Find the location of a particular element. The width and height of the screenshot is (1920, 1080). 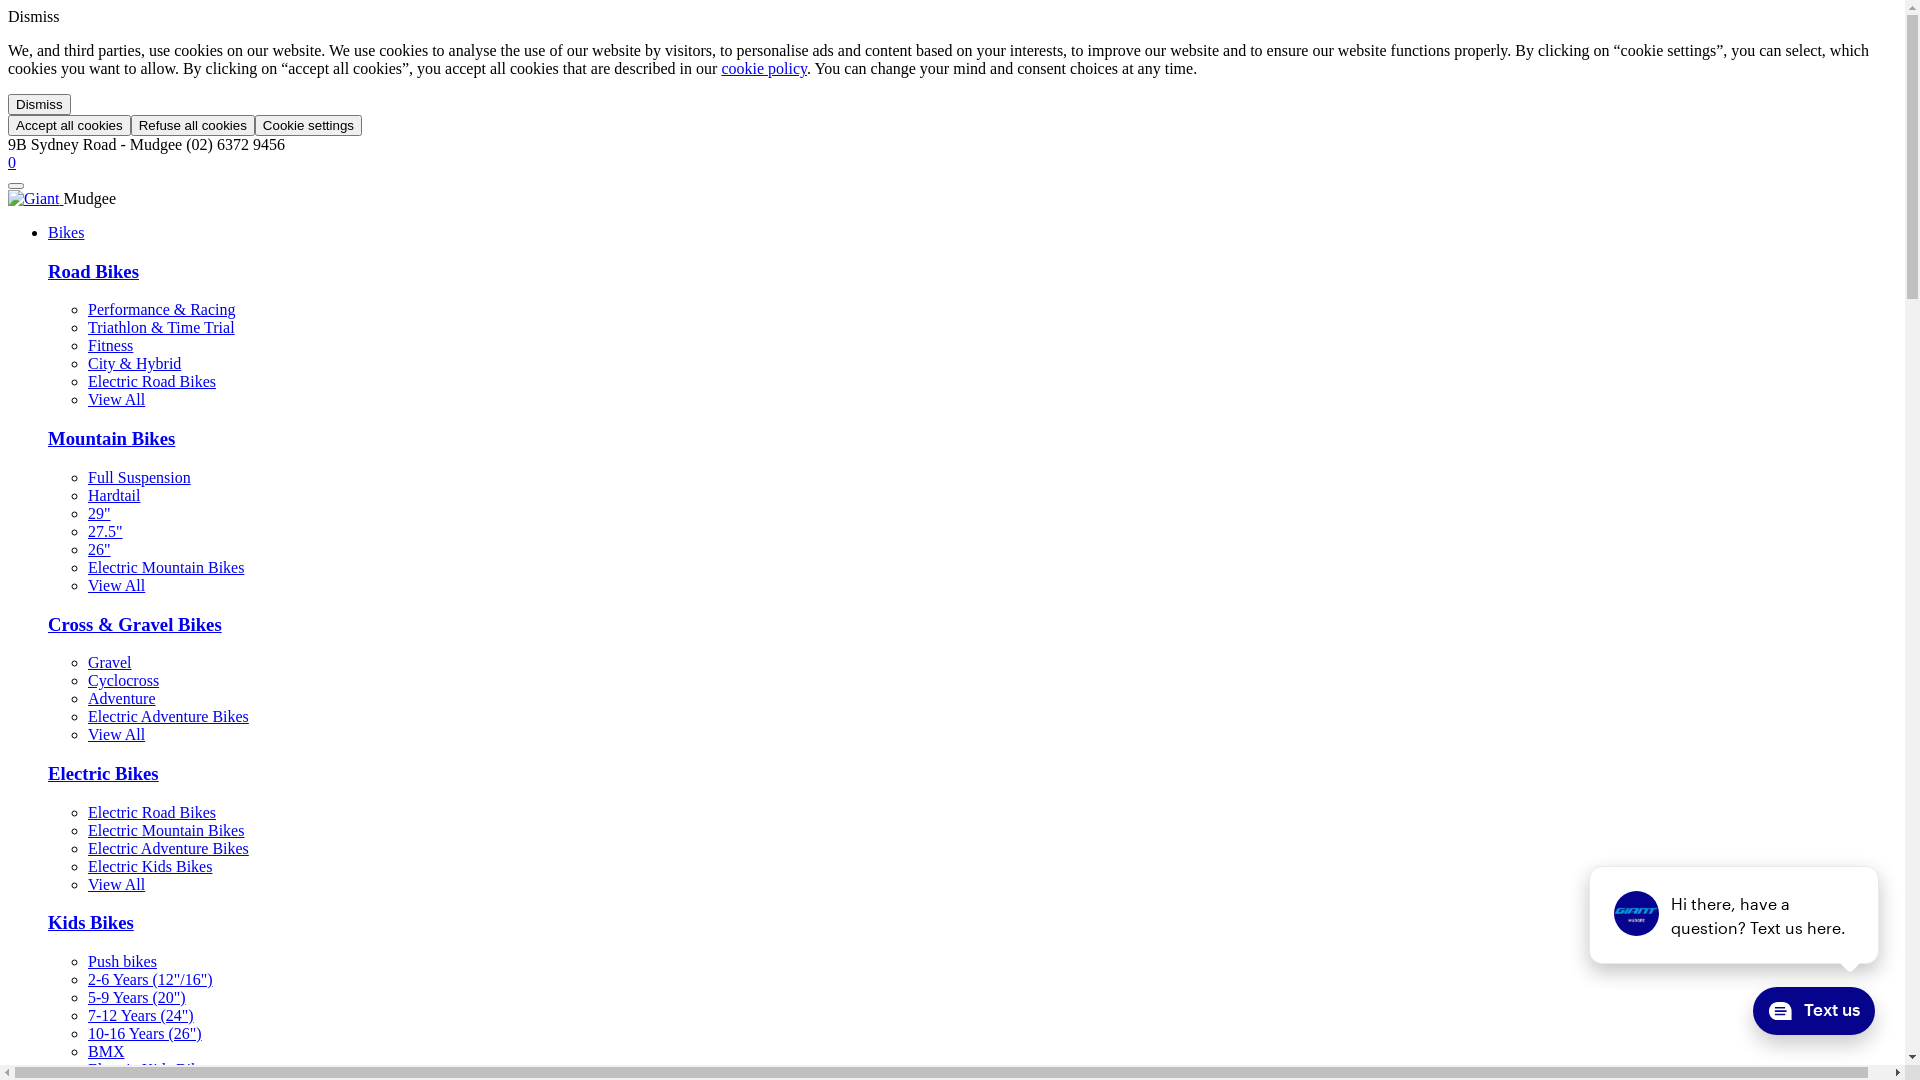

'podium webchat widget bubble' is located at coordinates (1703, 1014).